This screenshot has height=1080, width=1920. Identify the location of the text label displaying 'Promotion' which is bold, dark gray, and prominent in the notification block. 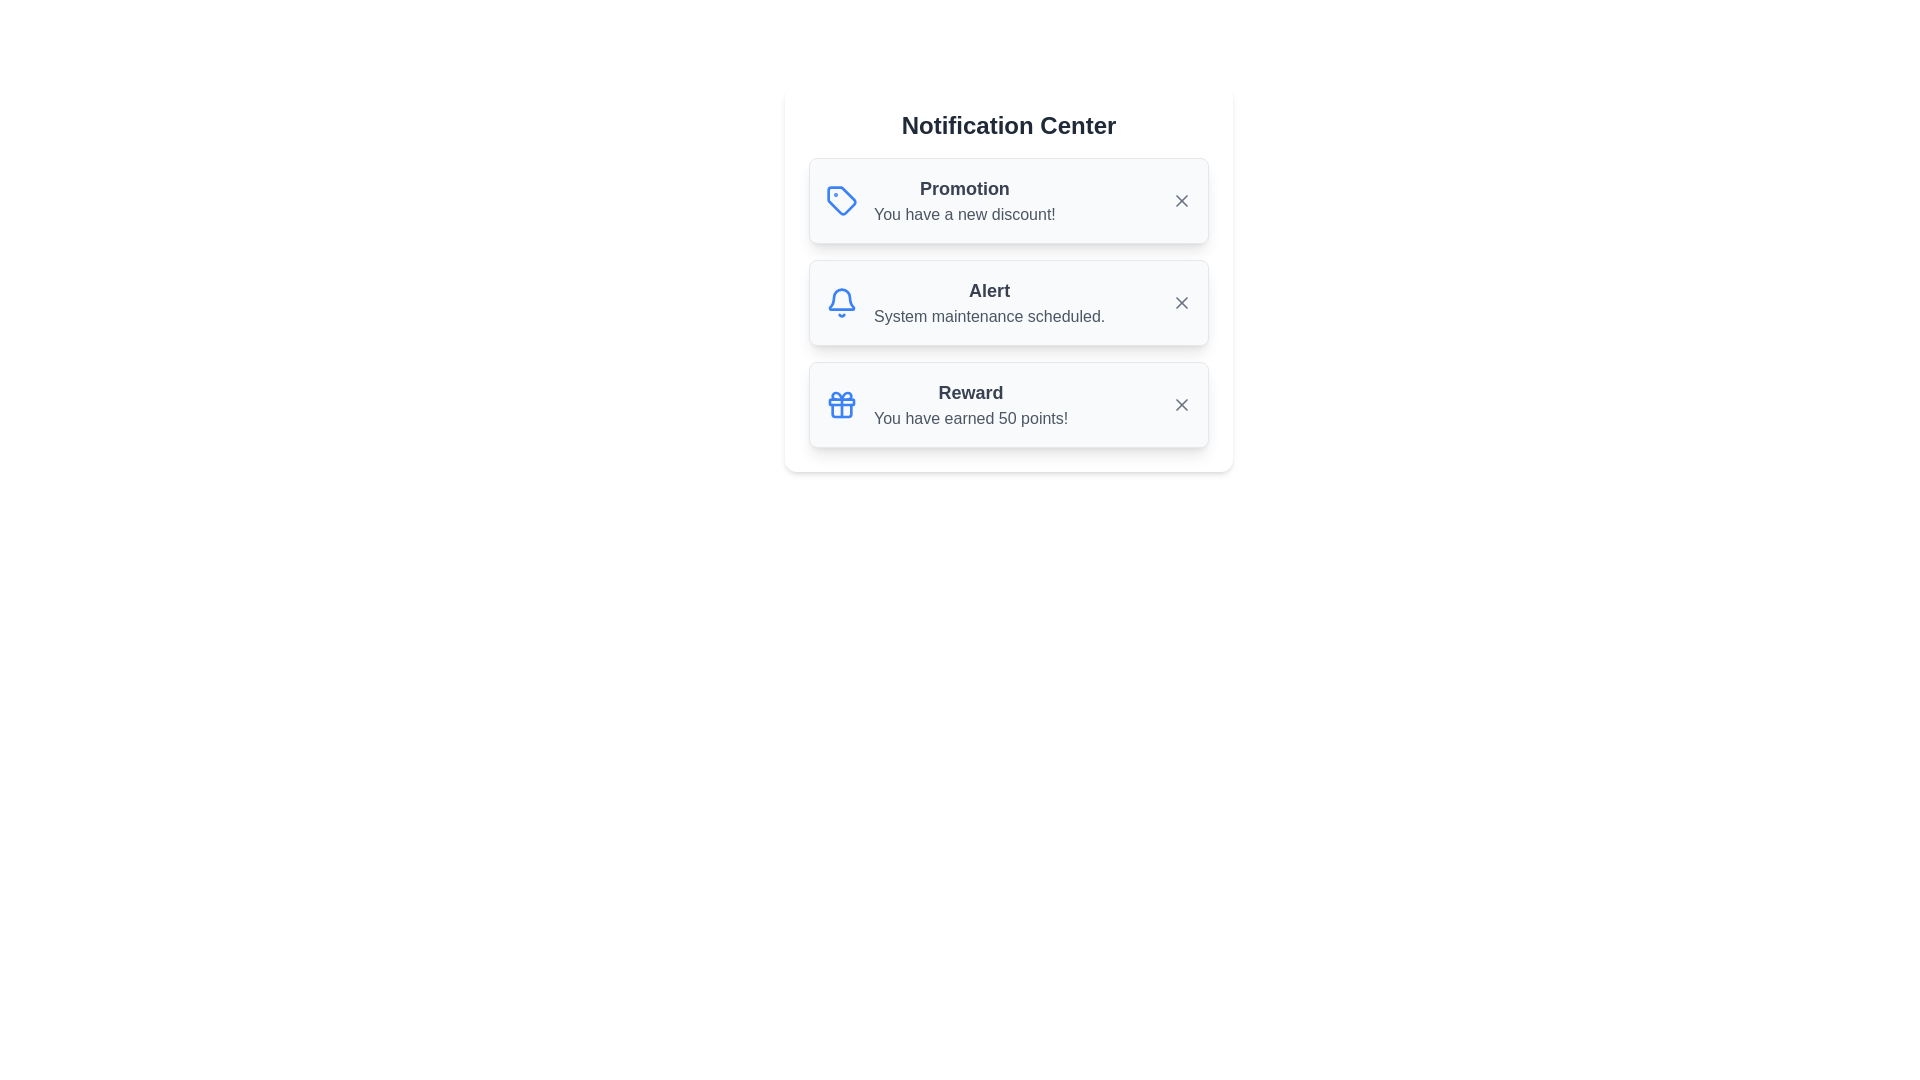
(964, 189).